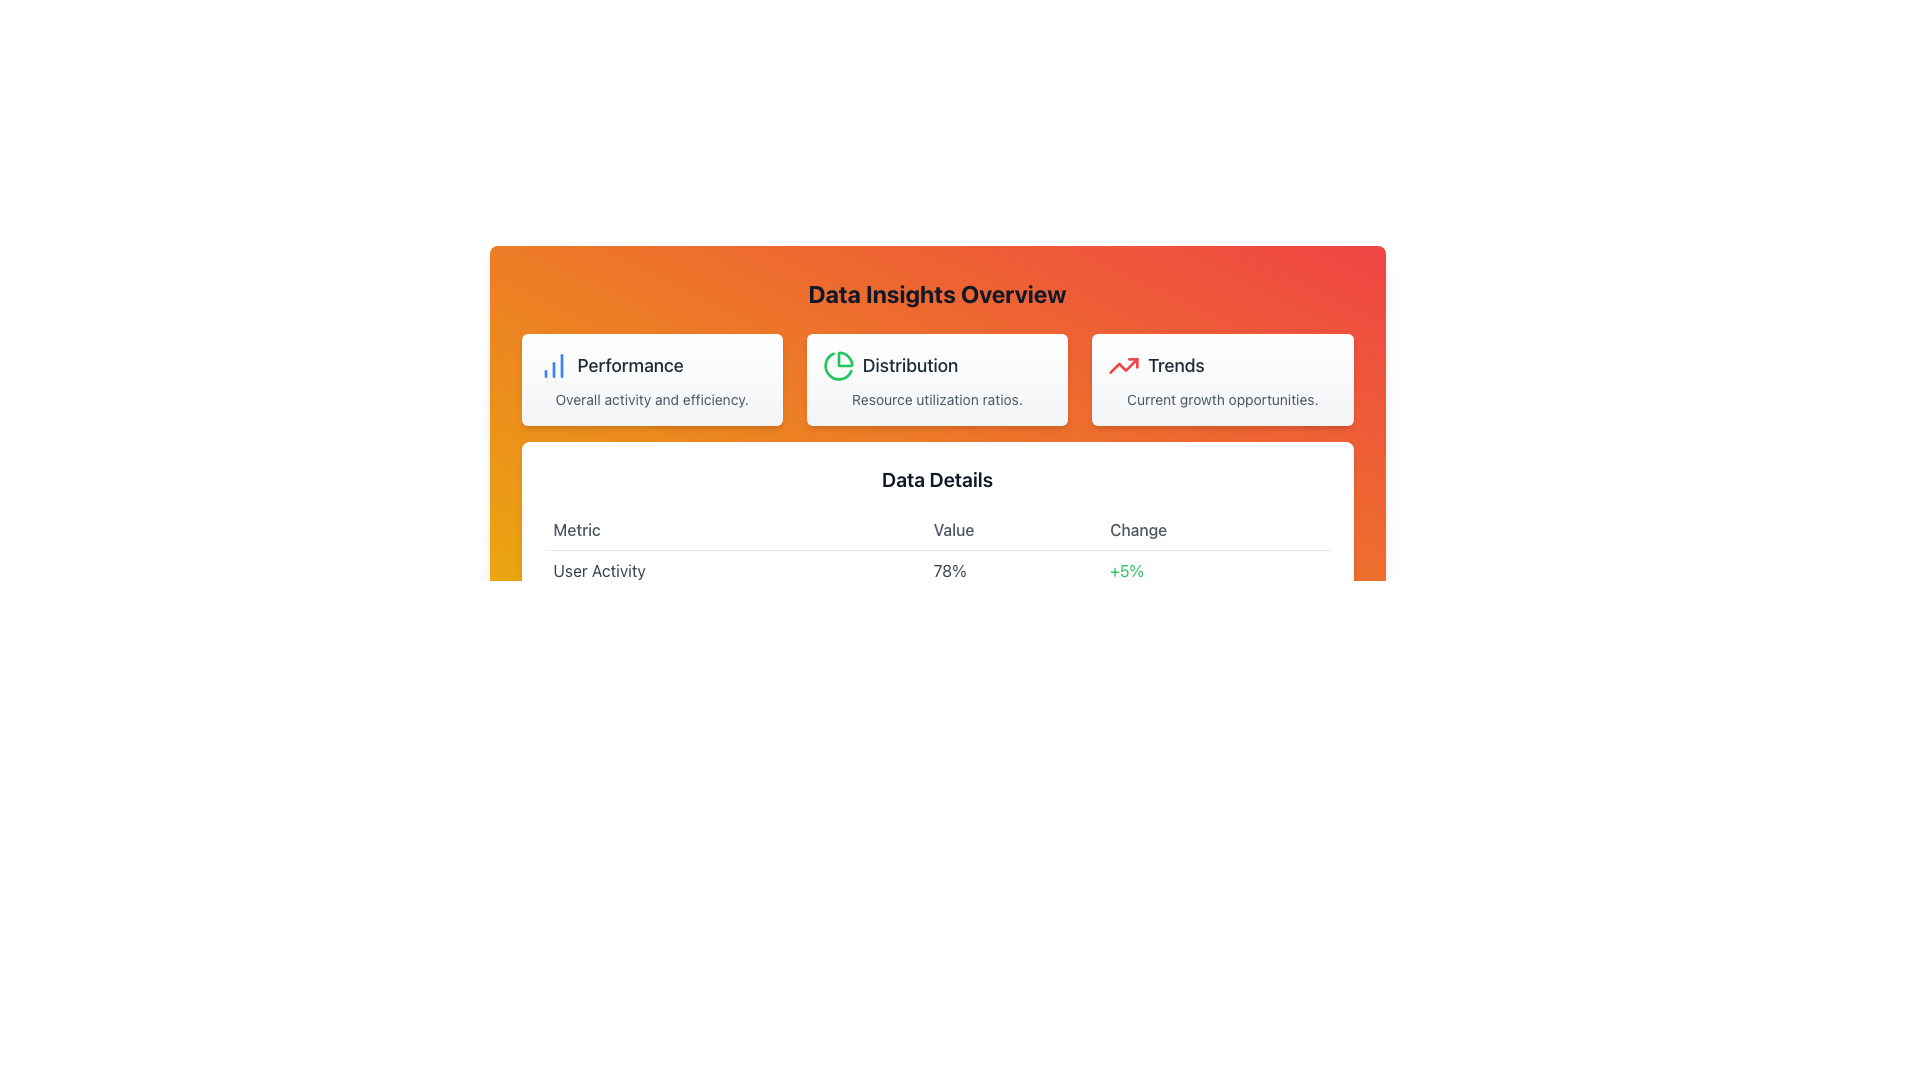  Describe the element at coordinates (936, 380) in the screenshot. I see `text content of the summary card displaying key insights related to distribution metrics, specifically focusing on resource utilization ratios, located in the middle of a row of three horizontally aligned cards` at that location.